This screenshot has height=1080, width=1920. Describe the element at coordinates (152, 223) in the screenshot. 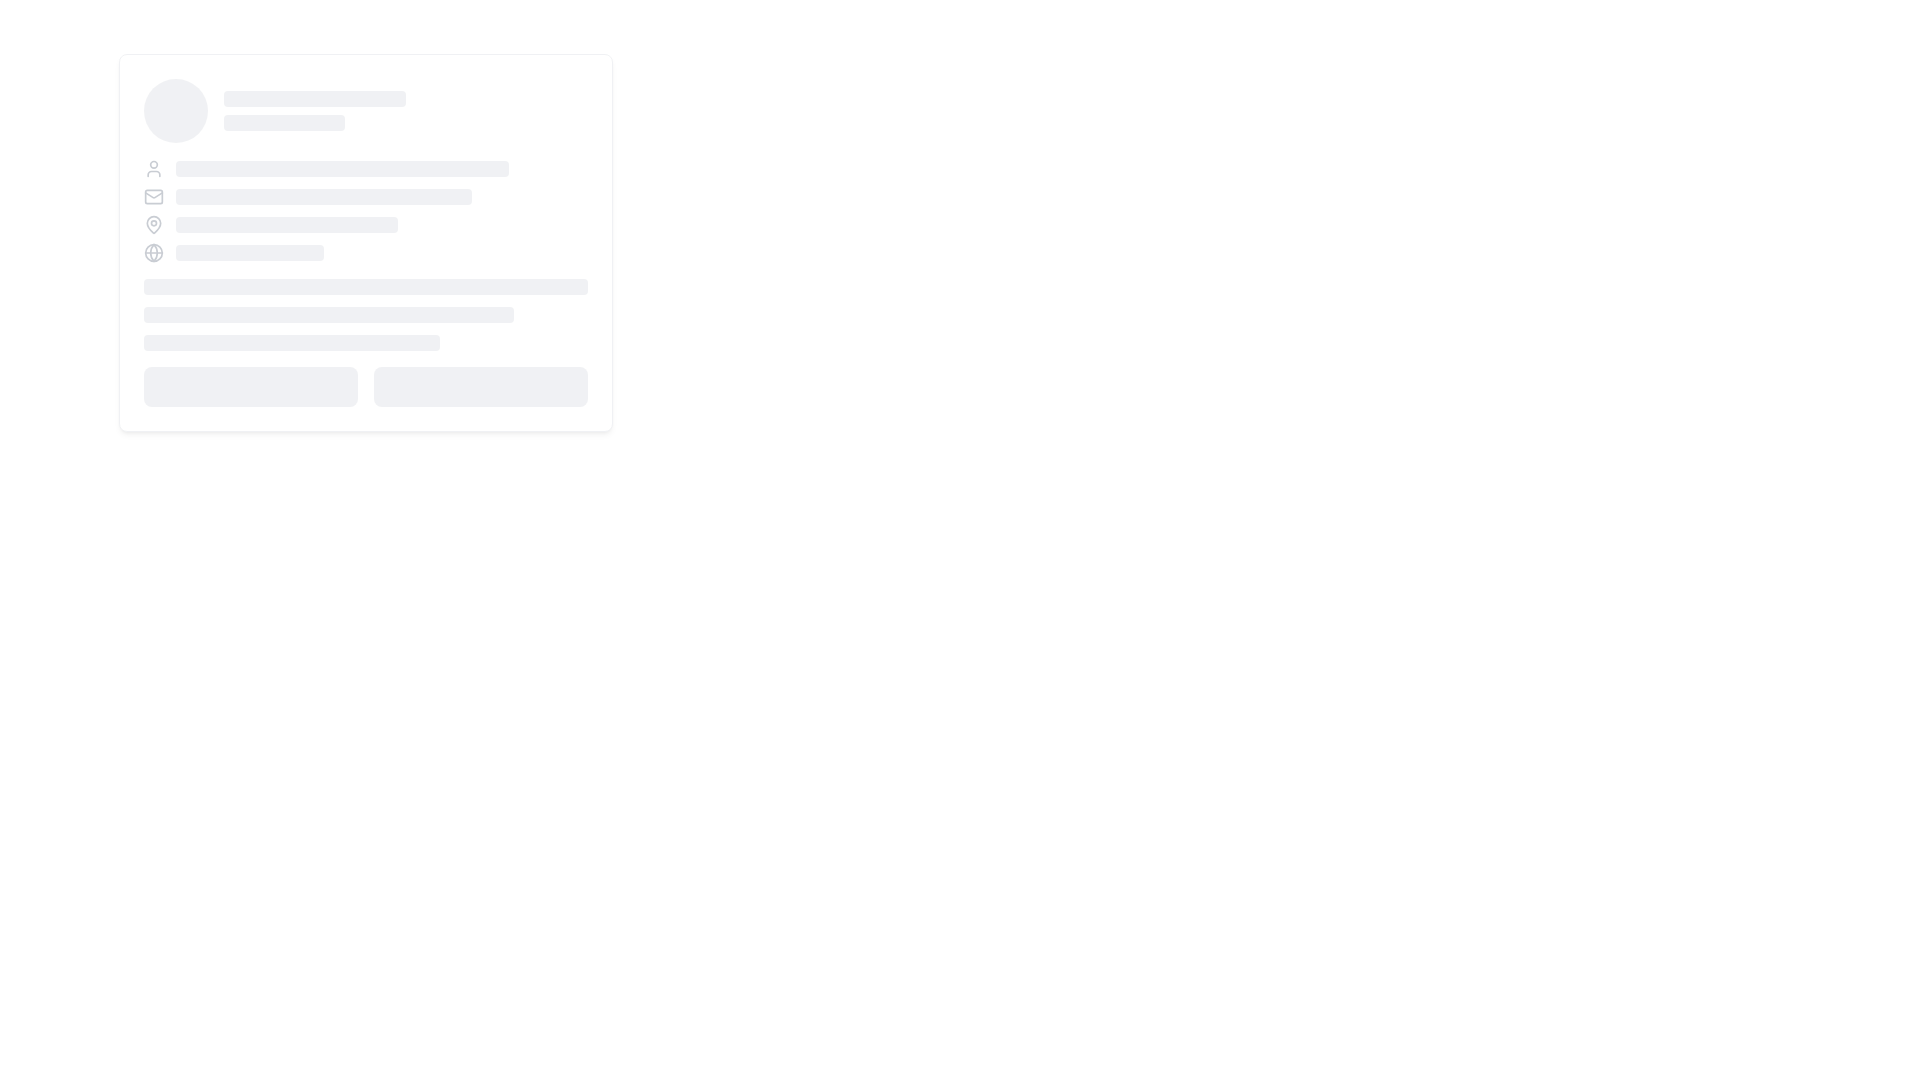

I see `the third icon in the left-aligned vertical list, which is a location pin icon` at that location.